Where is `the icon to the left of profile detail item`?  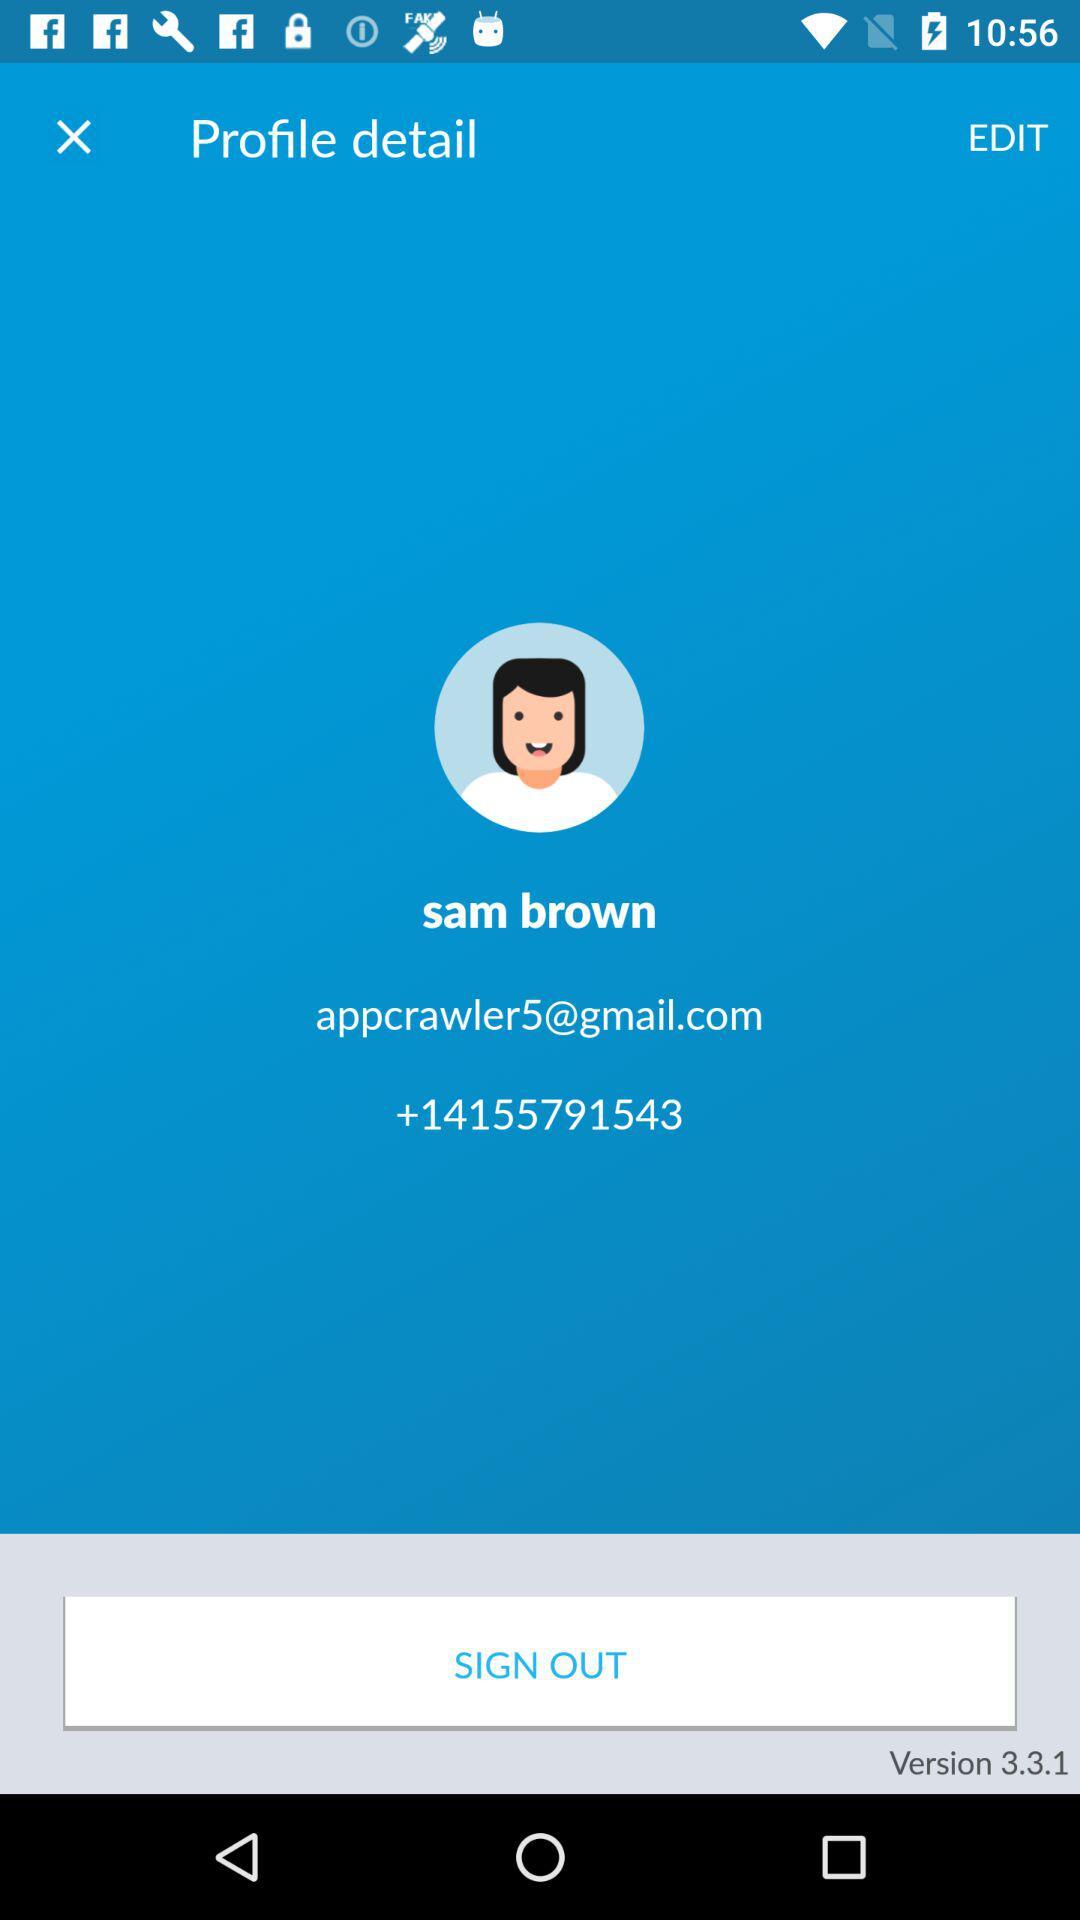 the icon to the left of profile detail item is located at coordinates (72, 135).